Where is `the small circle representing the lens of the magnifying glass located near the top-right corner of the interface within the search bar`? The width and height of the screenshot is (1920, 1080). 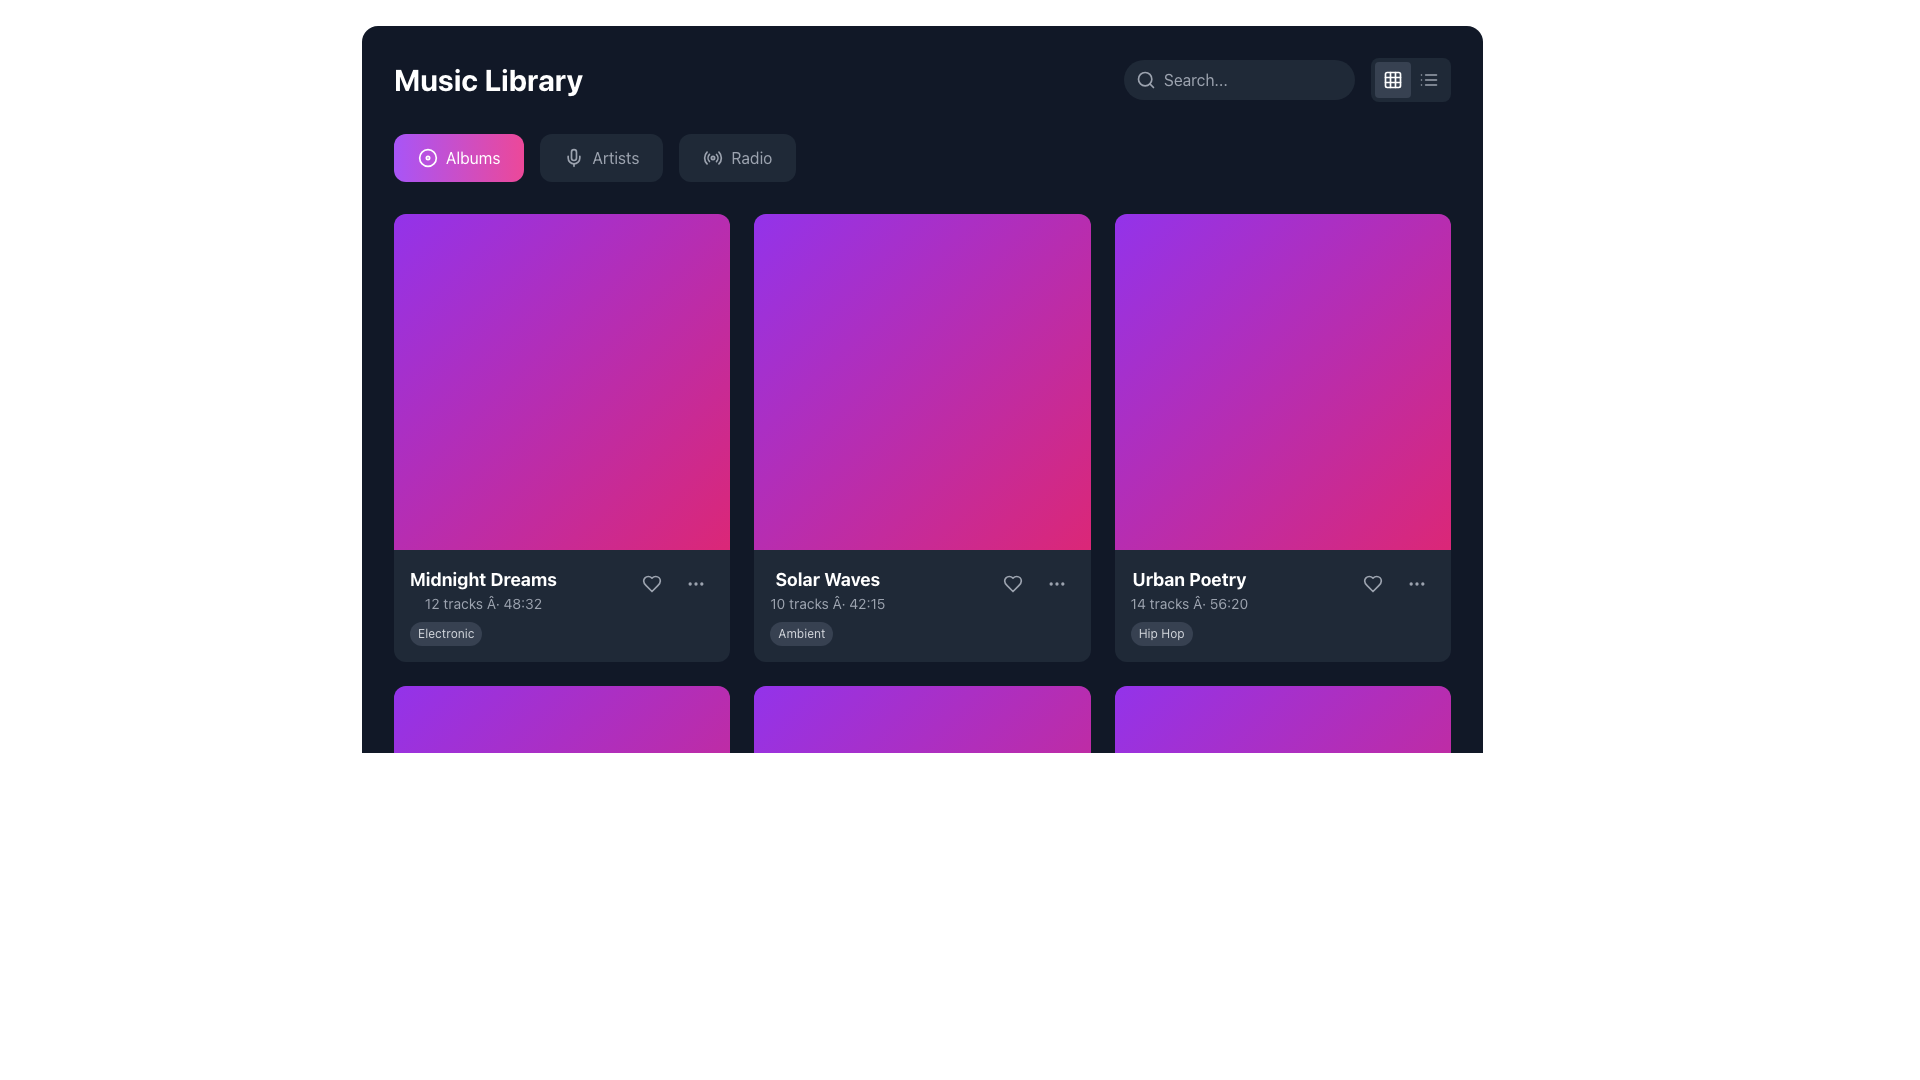
the small circle representing the lens of the magnifying glass located near the top-right corner of the interface within the search bar is located at coordinates (1145, 78).